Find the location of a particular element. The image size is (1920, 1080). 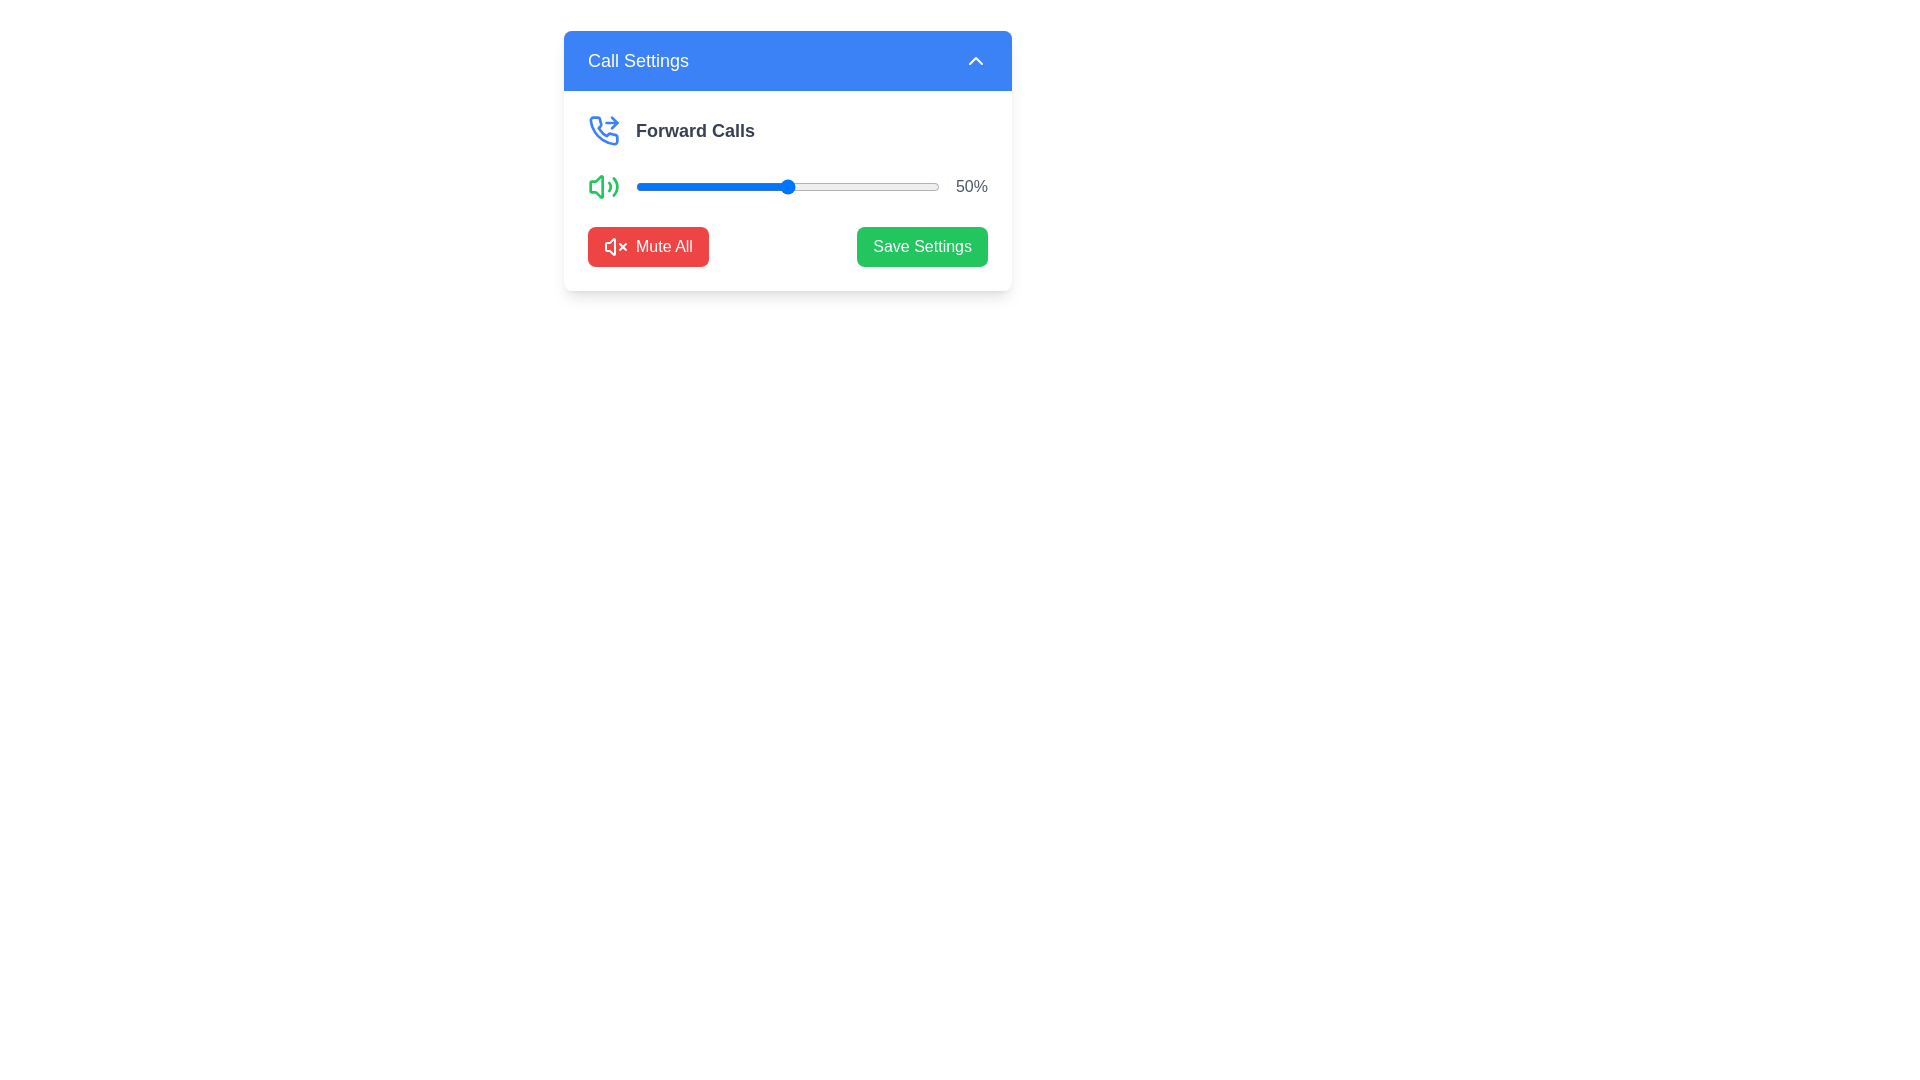

the 'Save Settings' button is located at coordinates (921, 245).